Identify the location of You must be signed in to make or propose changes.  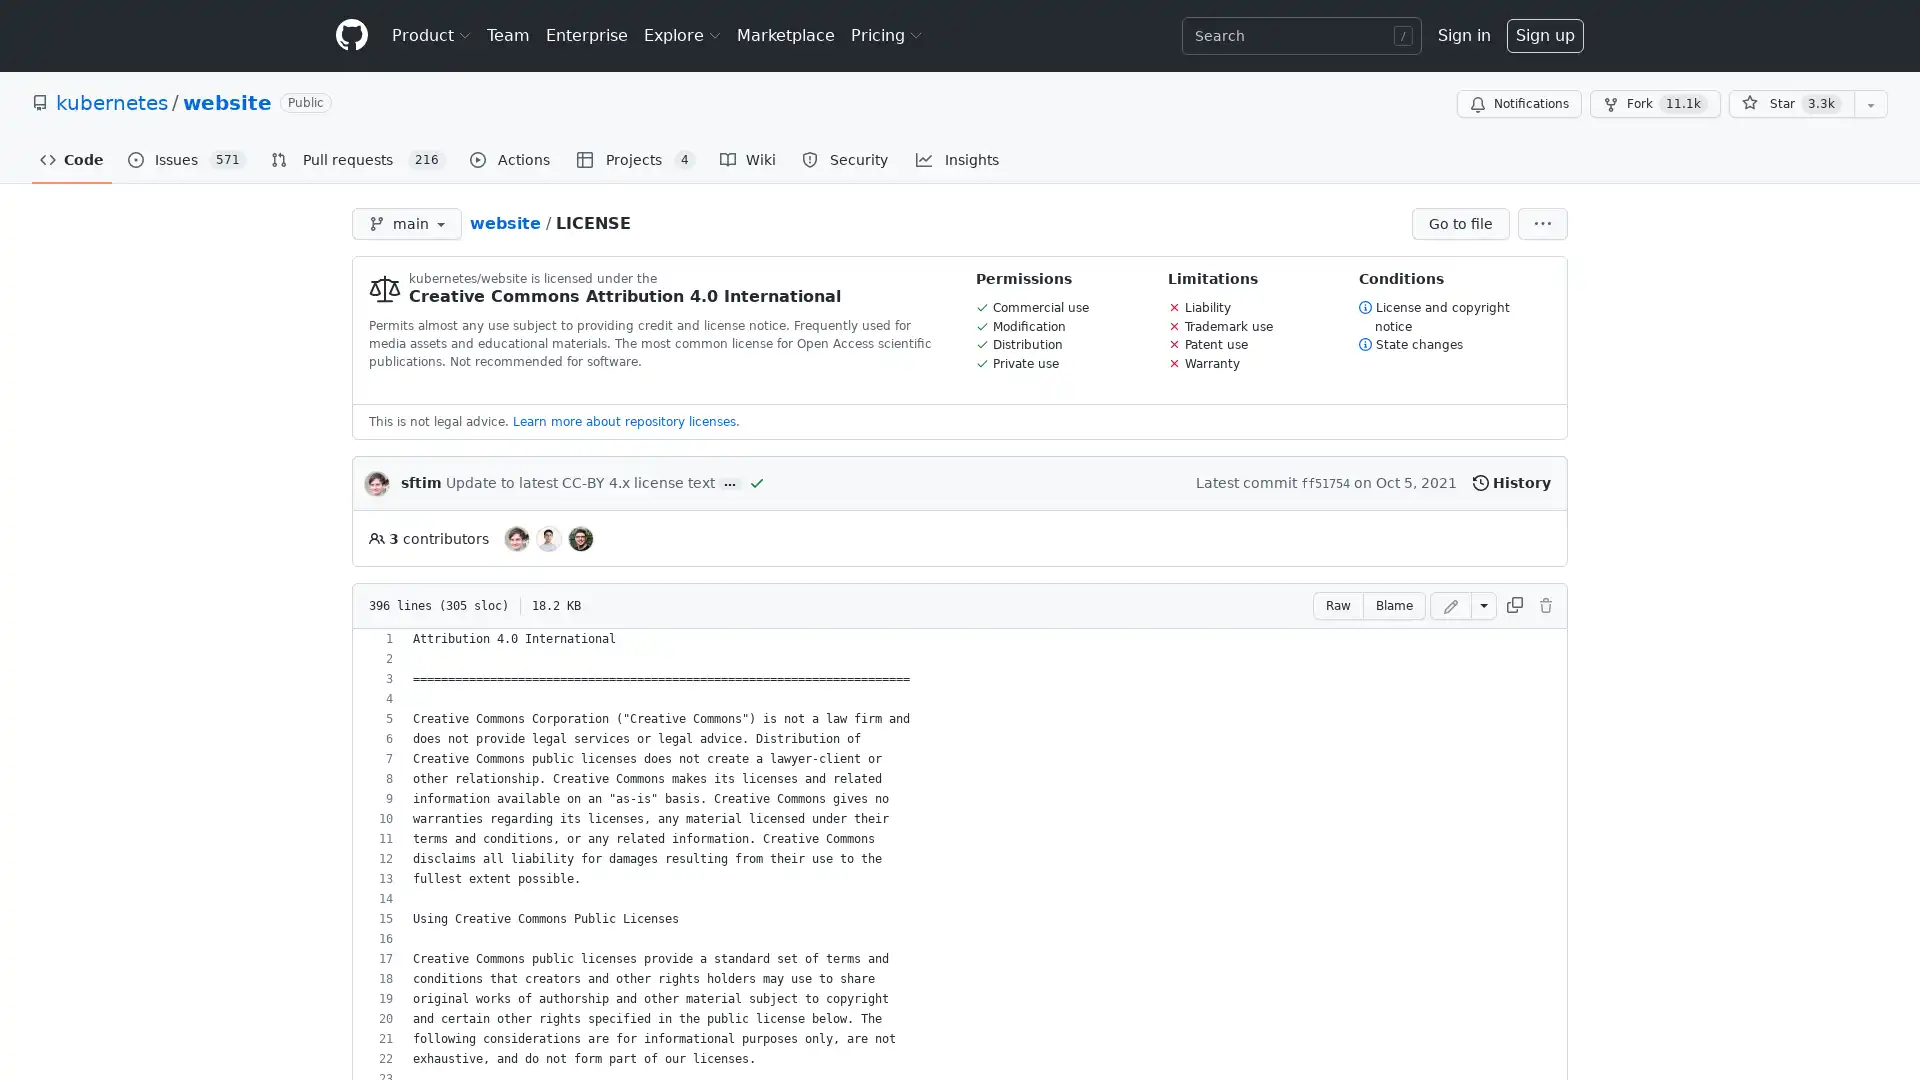
(1544, 604).